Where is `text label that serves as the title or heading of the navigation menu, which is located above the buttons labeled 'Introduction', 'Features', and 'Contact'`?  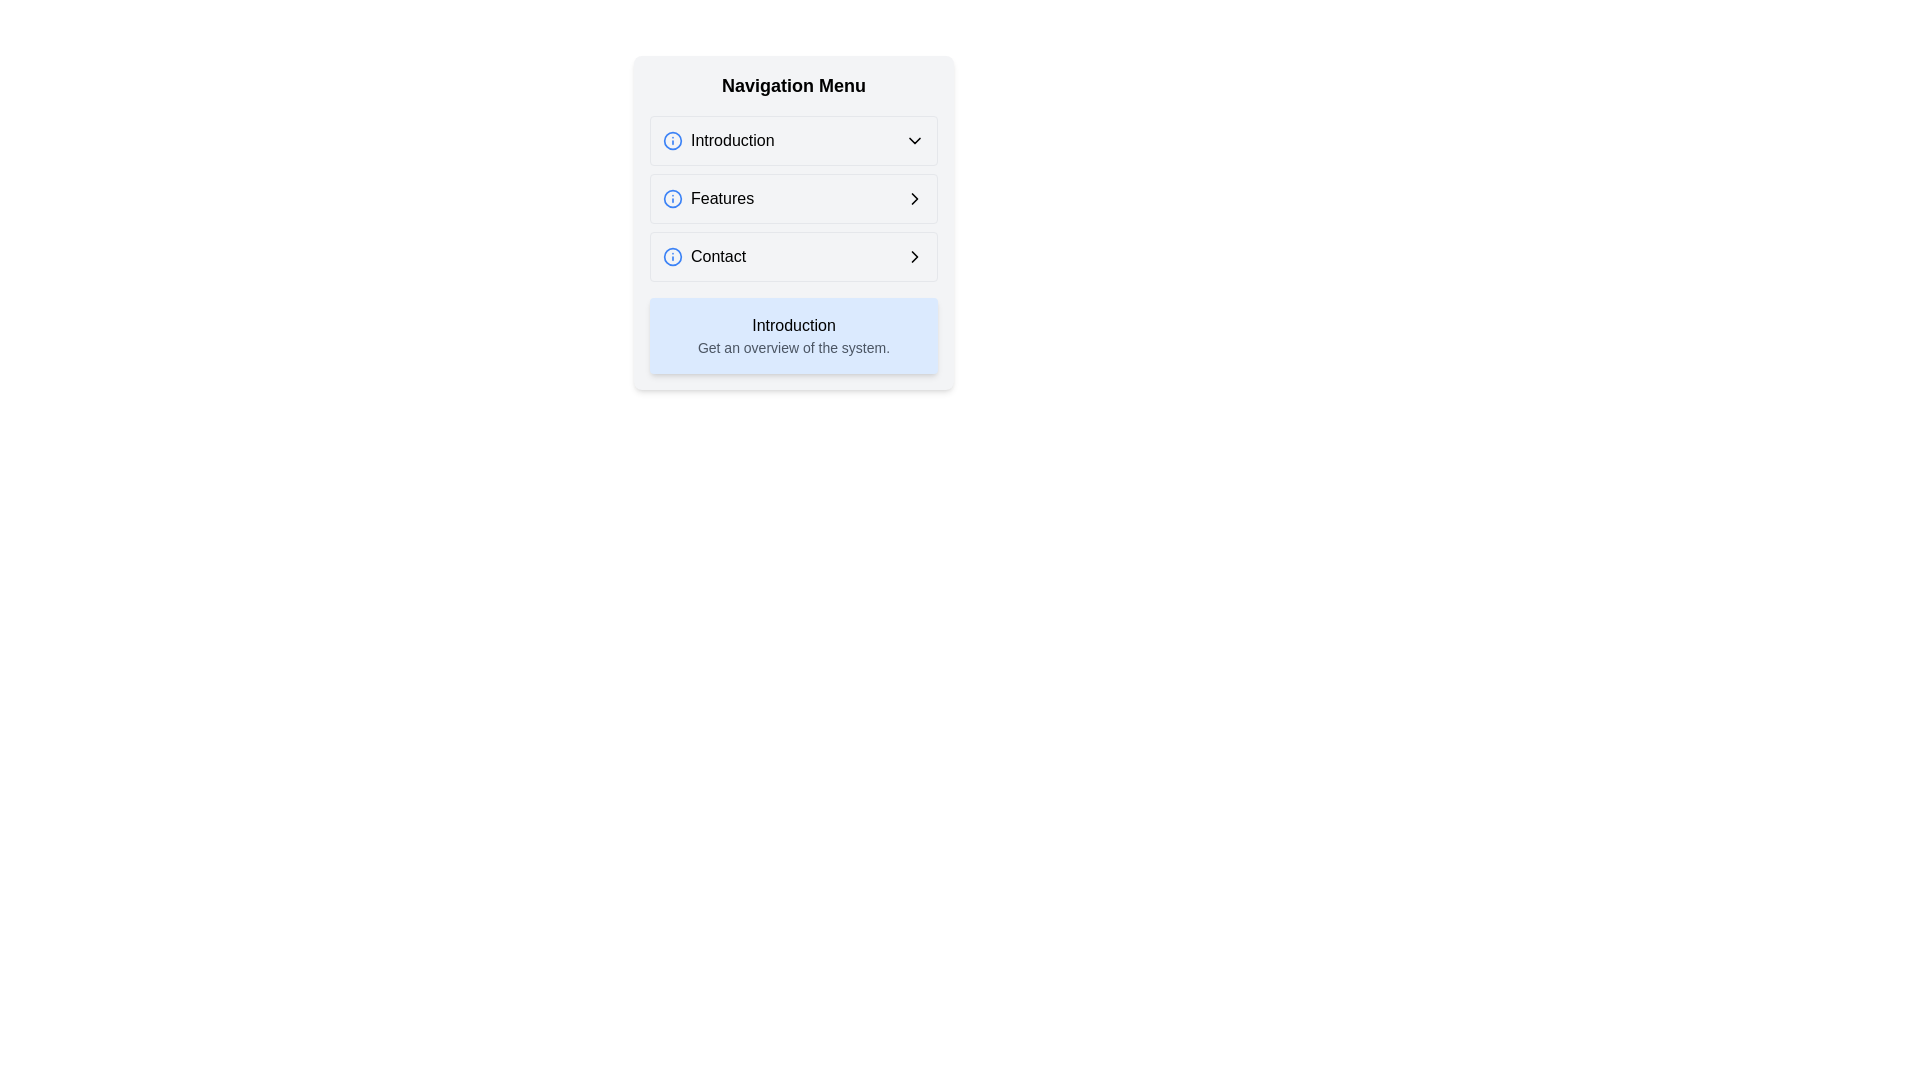
text label that serves as the title or heading of the navigation menu, which is located above the buttons labeled 'Introduction', 'Features', and 'Contact' is located at coordinates (792, 84).